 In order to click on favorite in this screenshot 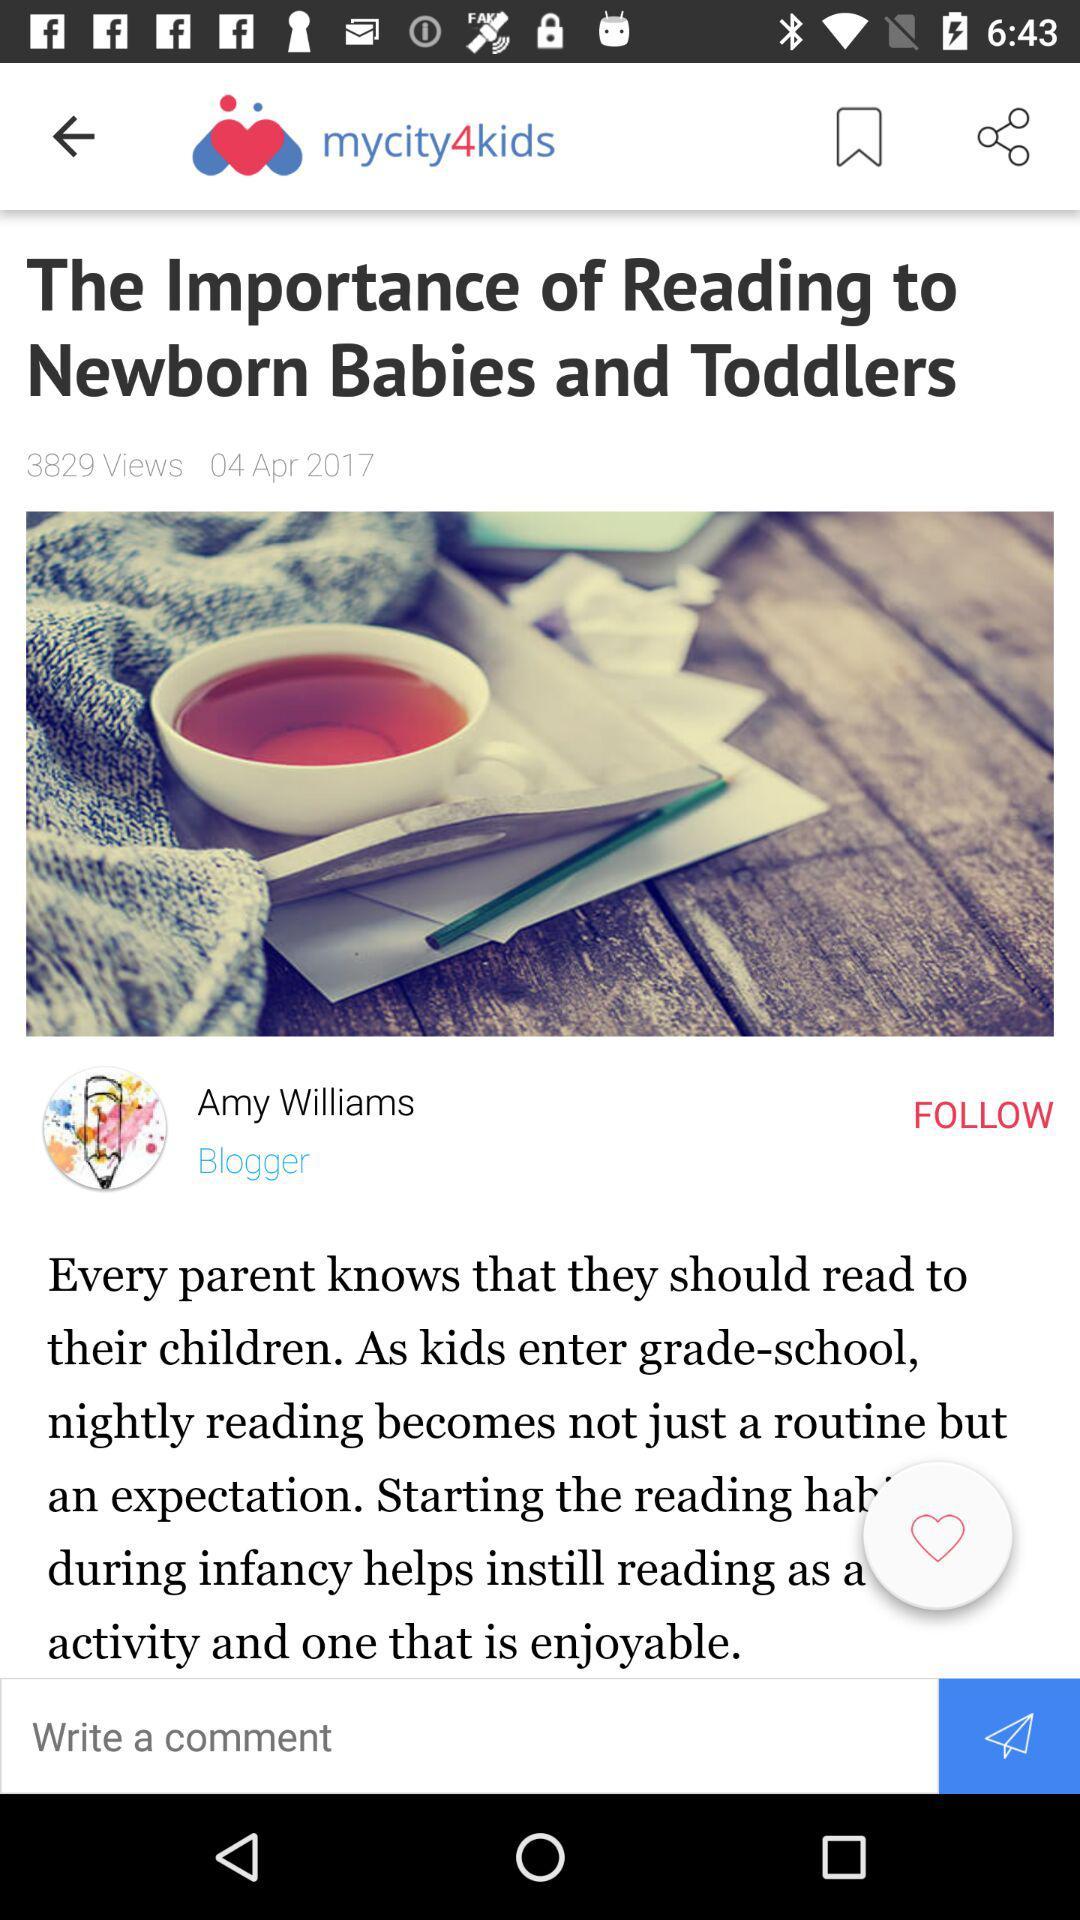, I will do `click(937, 1542)`.